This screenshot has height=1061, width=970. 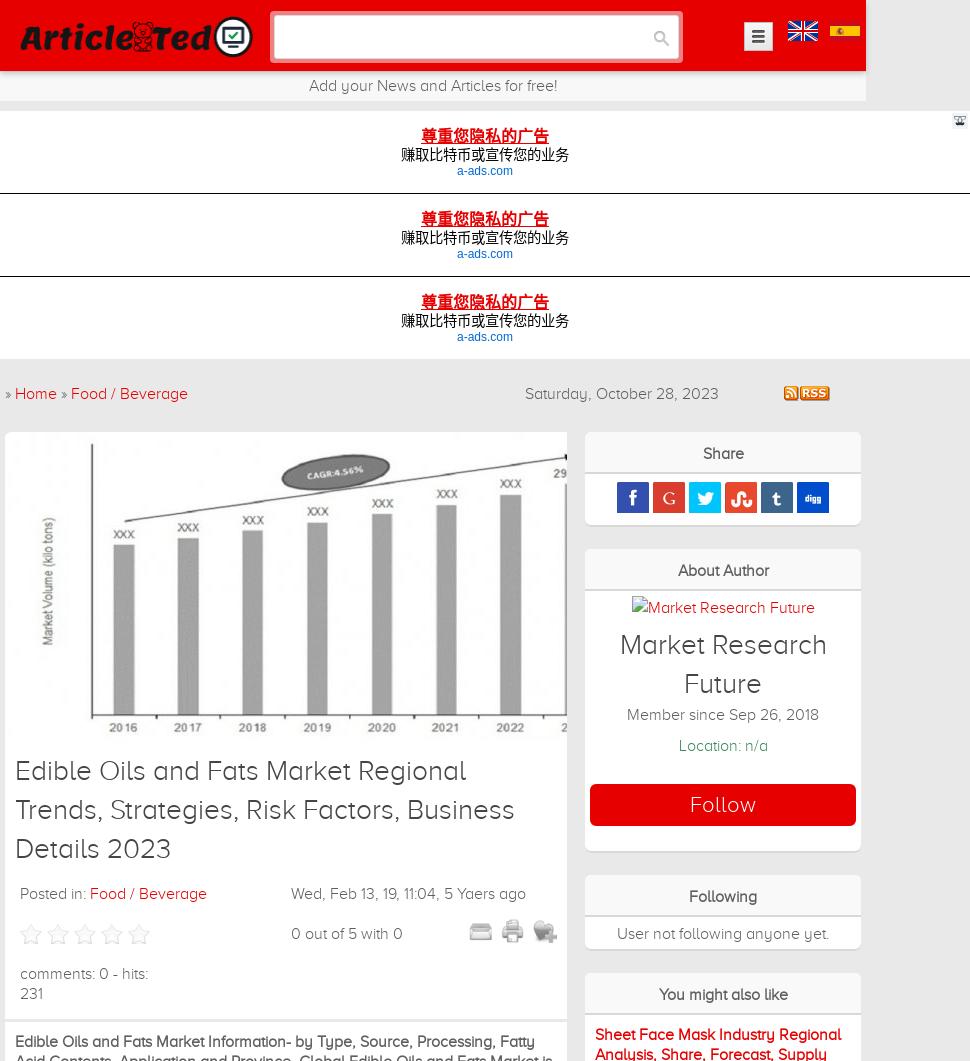 What do you see at coordinates (722, 993) in the screenshot?
I see `'You might also like'` at bounding box center [722, 993].